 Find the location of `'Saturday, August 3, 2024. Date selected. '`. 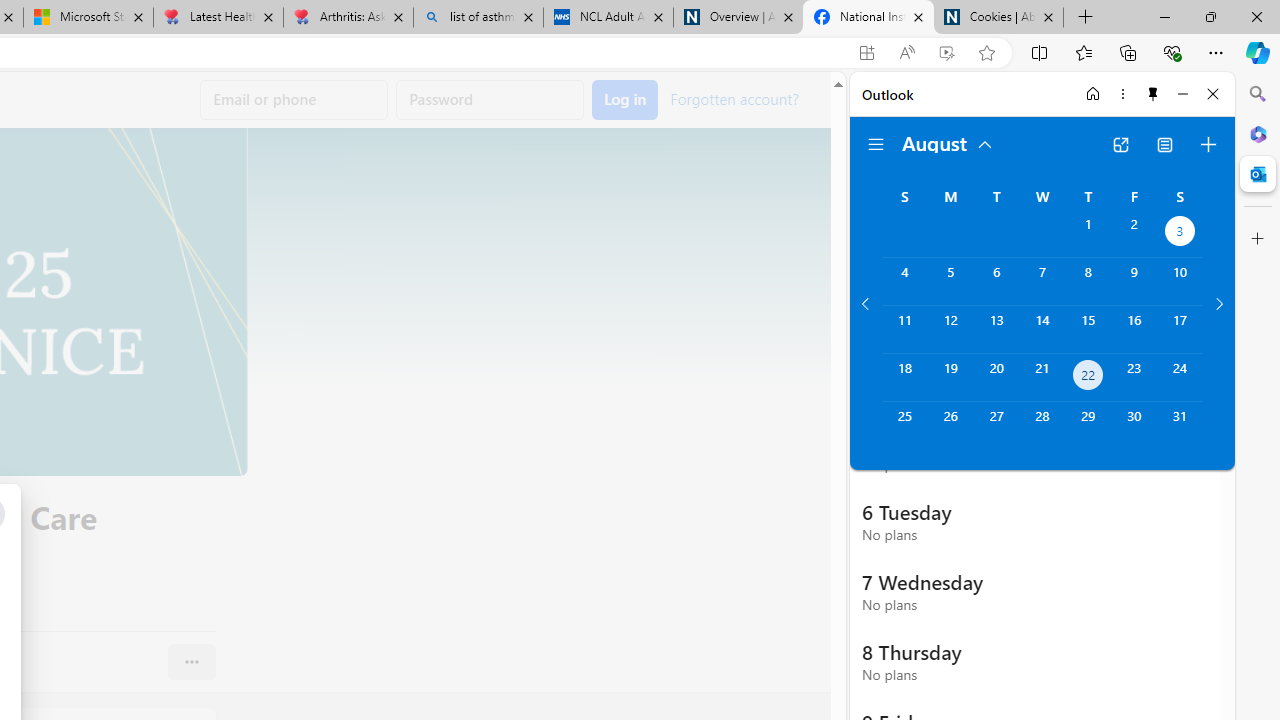

'Saturday, August 3, 2024. Date selected. ' is located at coordinates (1180, 232).